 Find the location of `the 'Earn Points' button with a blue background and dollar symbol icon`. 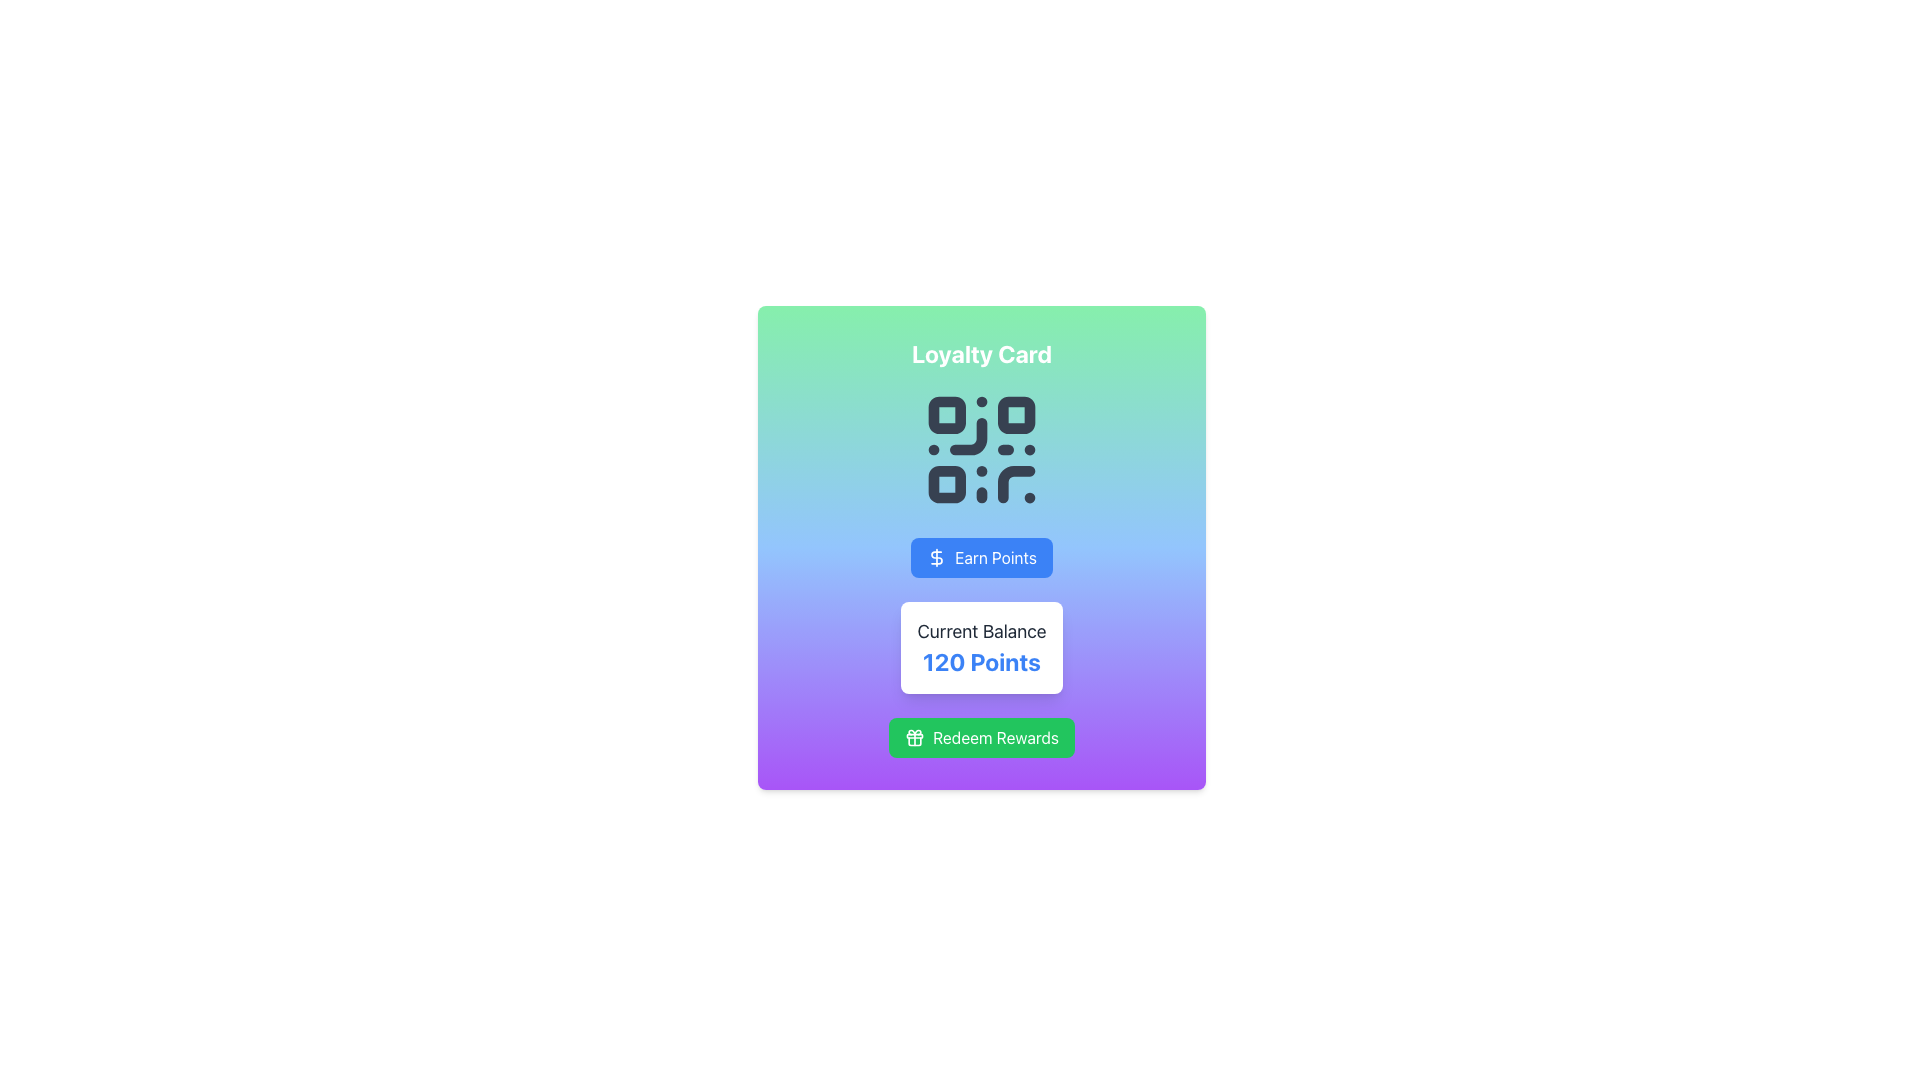

the 'Earn Points' button with a blue background and dollar symbol icon is located at coordinates (982, 547).